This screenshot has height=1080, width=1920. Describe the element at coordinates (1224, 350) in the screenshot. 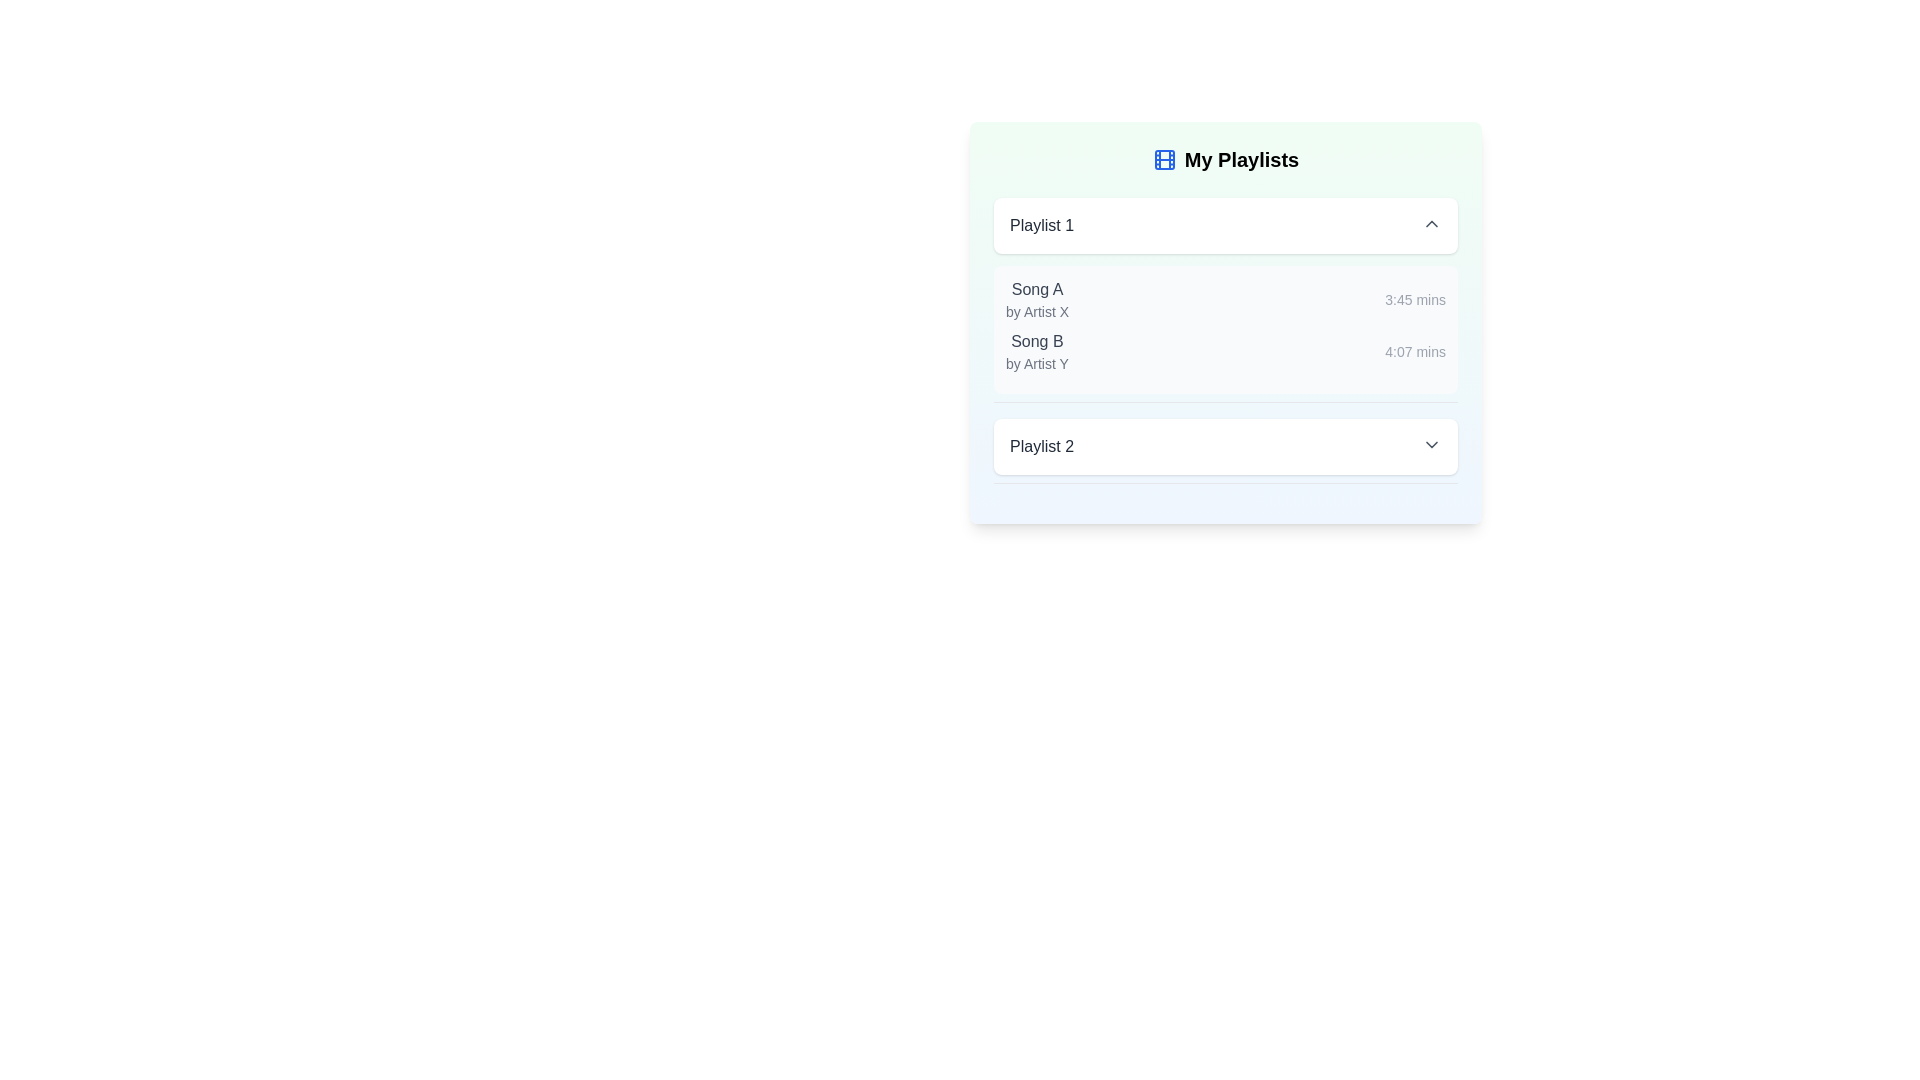

I see `the static content display showing the song information for 'Song B' by 'Artist Y', which is the second entry in 'Playlist 1'` at that location.